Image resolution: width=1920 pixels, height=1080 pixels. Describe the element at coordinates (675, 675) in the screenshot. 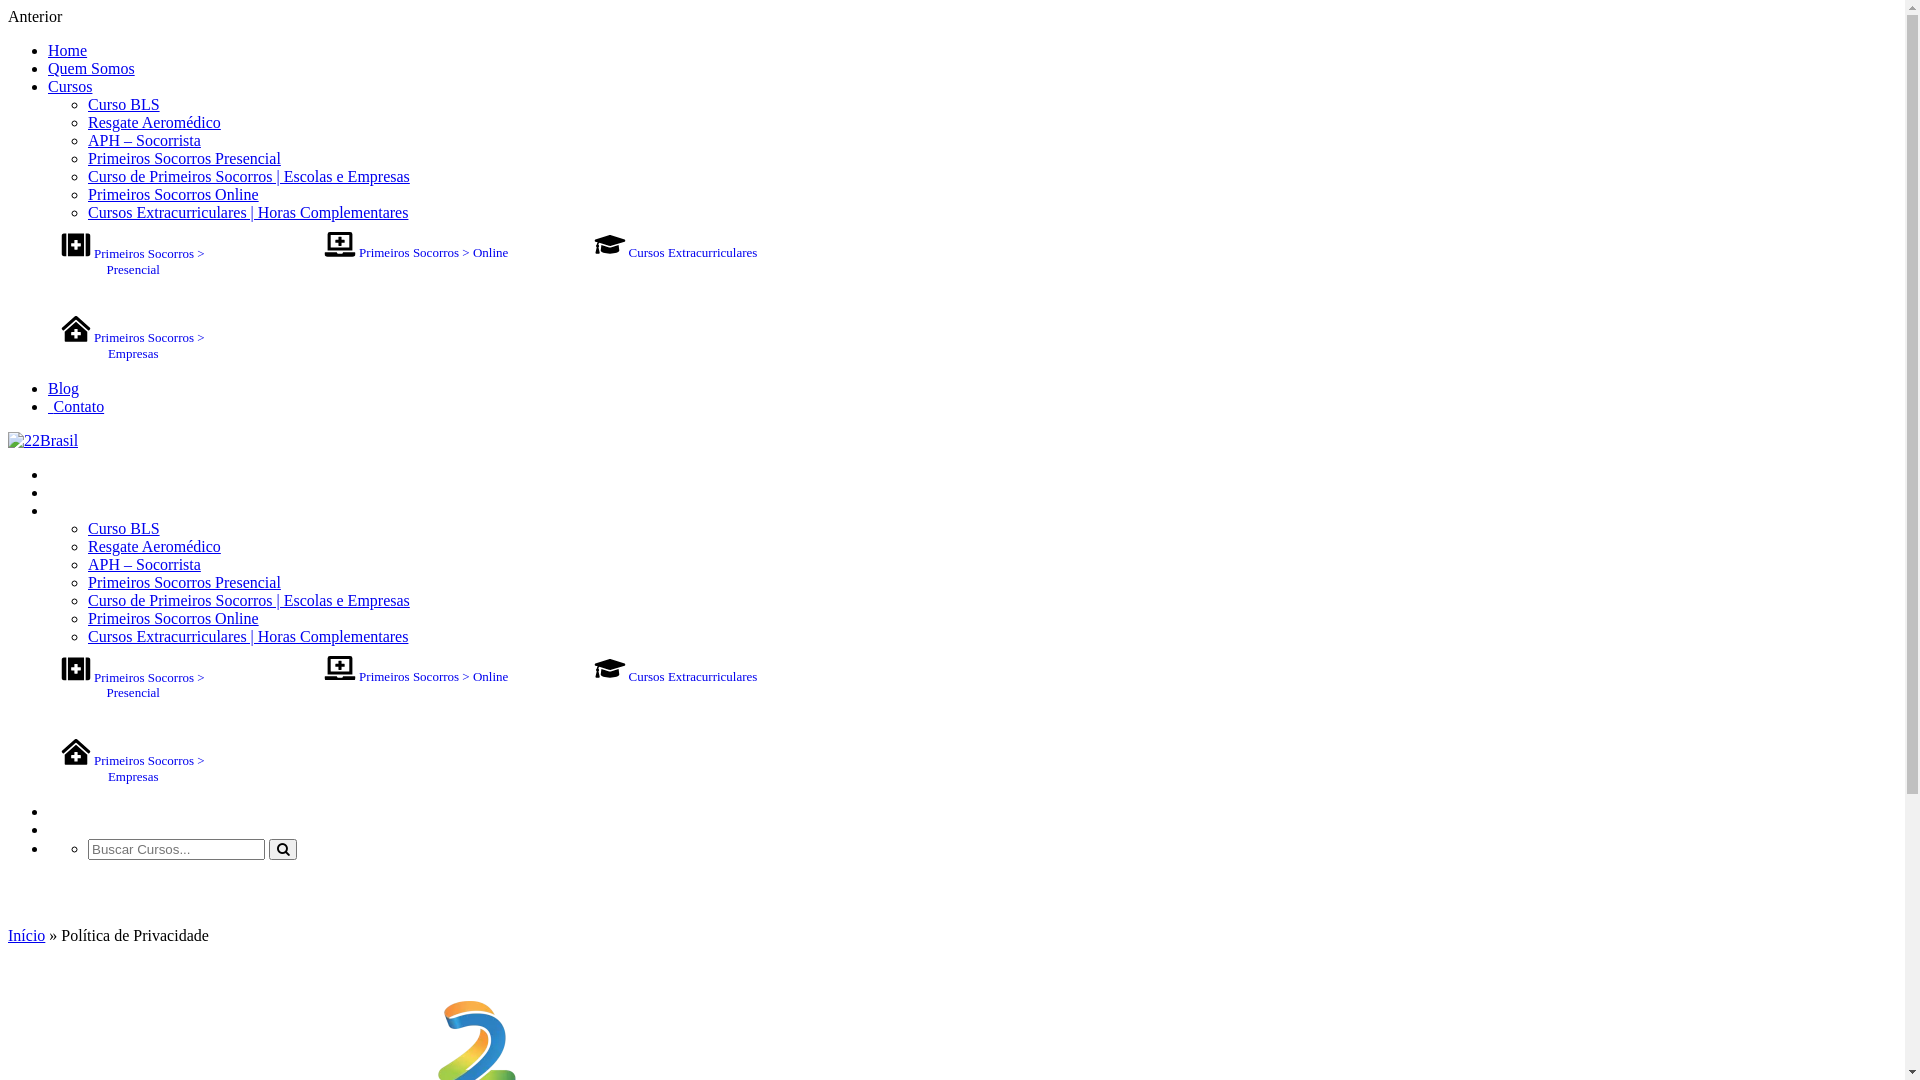

I see `'Cursos Extracurriculares'` at that location.